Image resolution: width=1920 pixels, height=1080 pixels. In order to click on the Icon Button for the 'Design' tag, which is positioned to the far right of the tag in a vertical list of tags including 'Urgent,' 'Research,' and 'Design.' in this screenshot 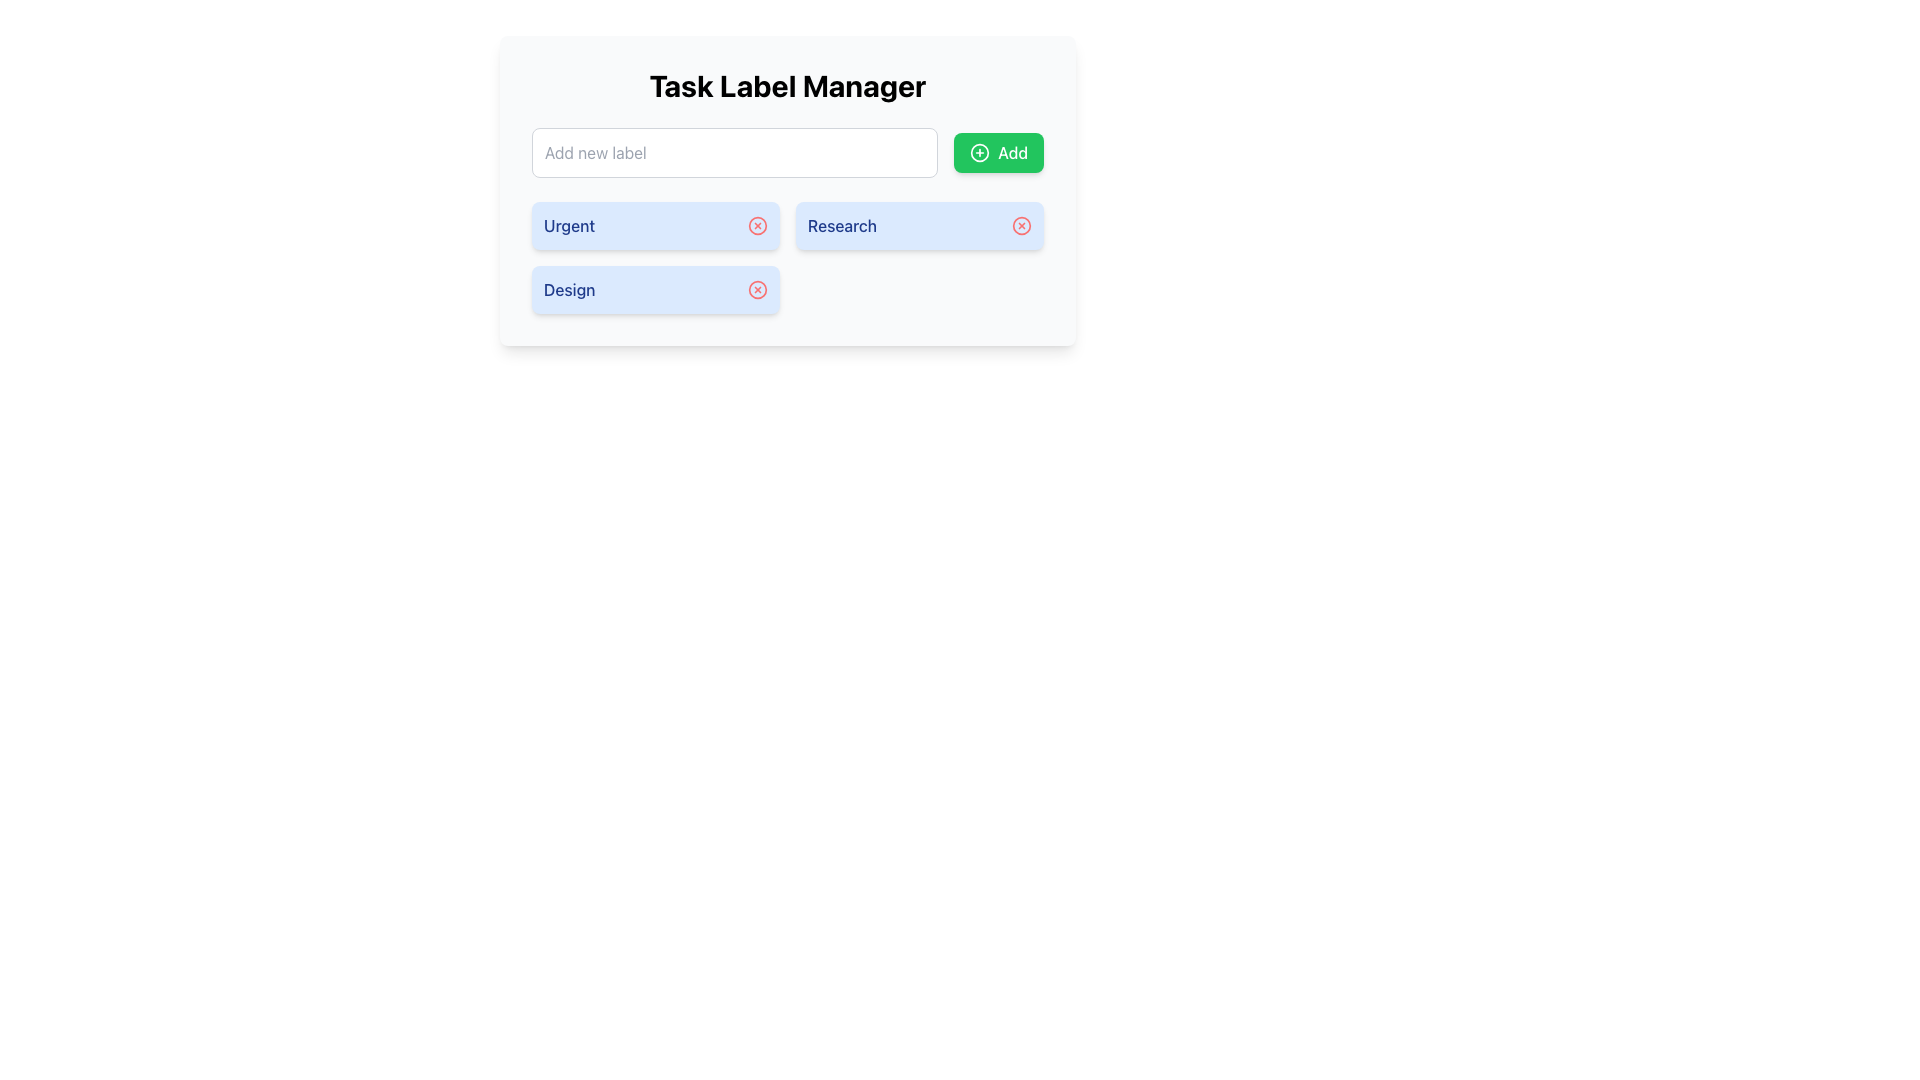, I will do `click(757, 289)`.